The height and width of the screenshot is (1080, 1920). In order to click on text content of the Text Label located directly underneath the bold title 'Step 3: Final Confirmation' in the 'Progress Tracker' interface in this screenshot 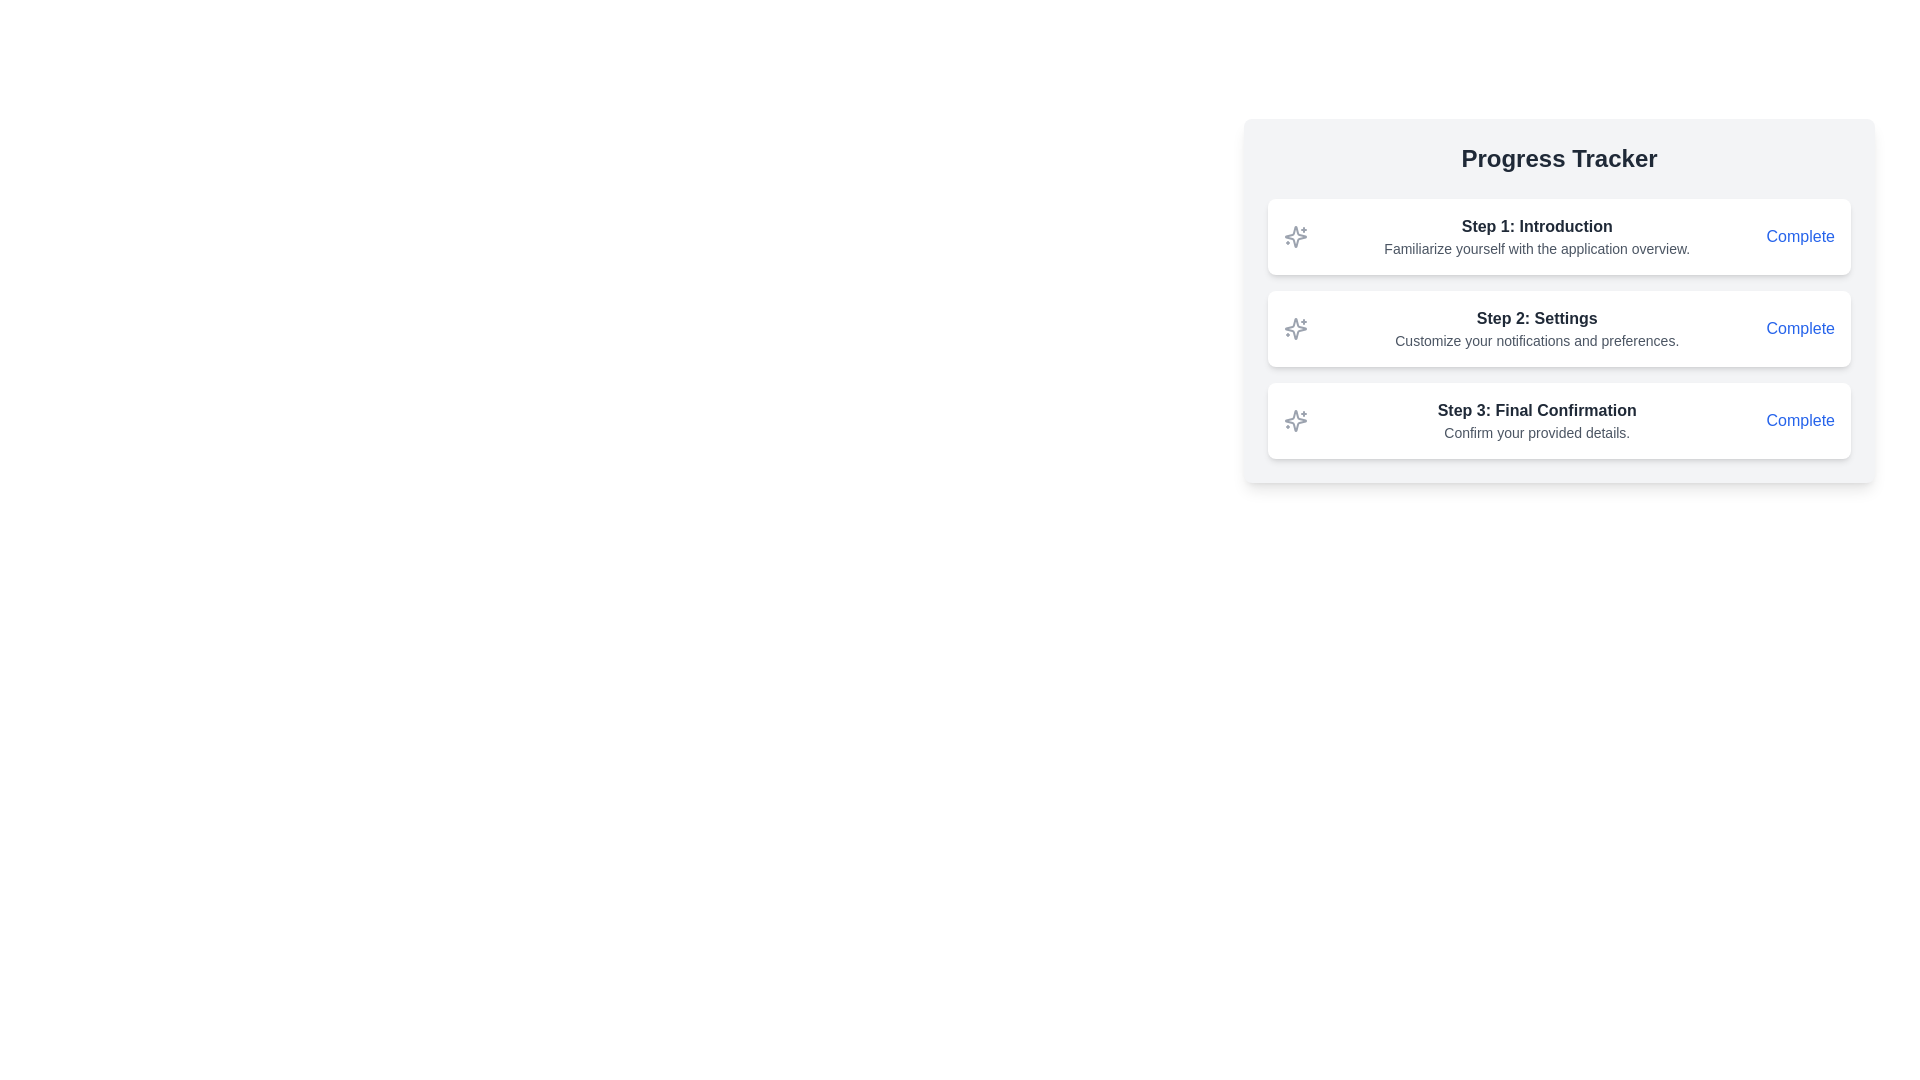, I will do `click(1536, 431)`.